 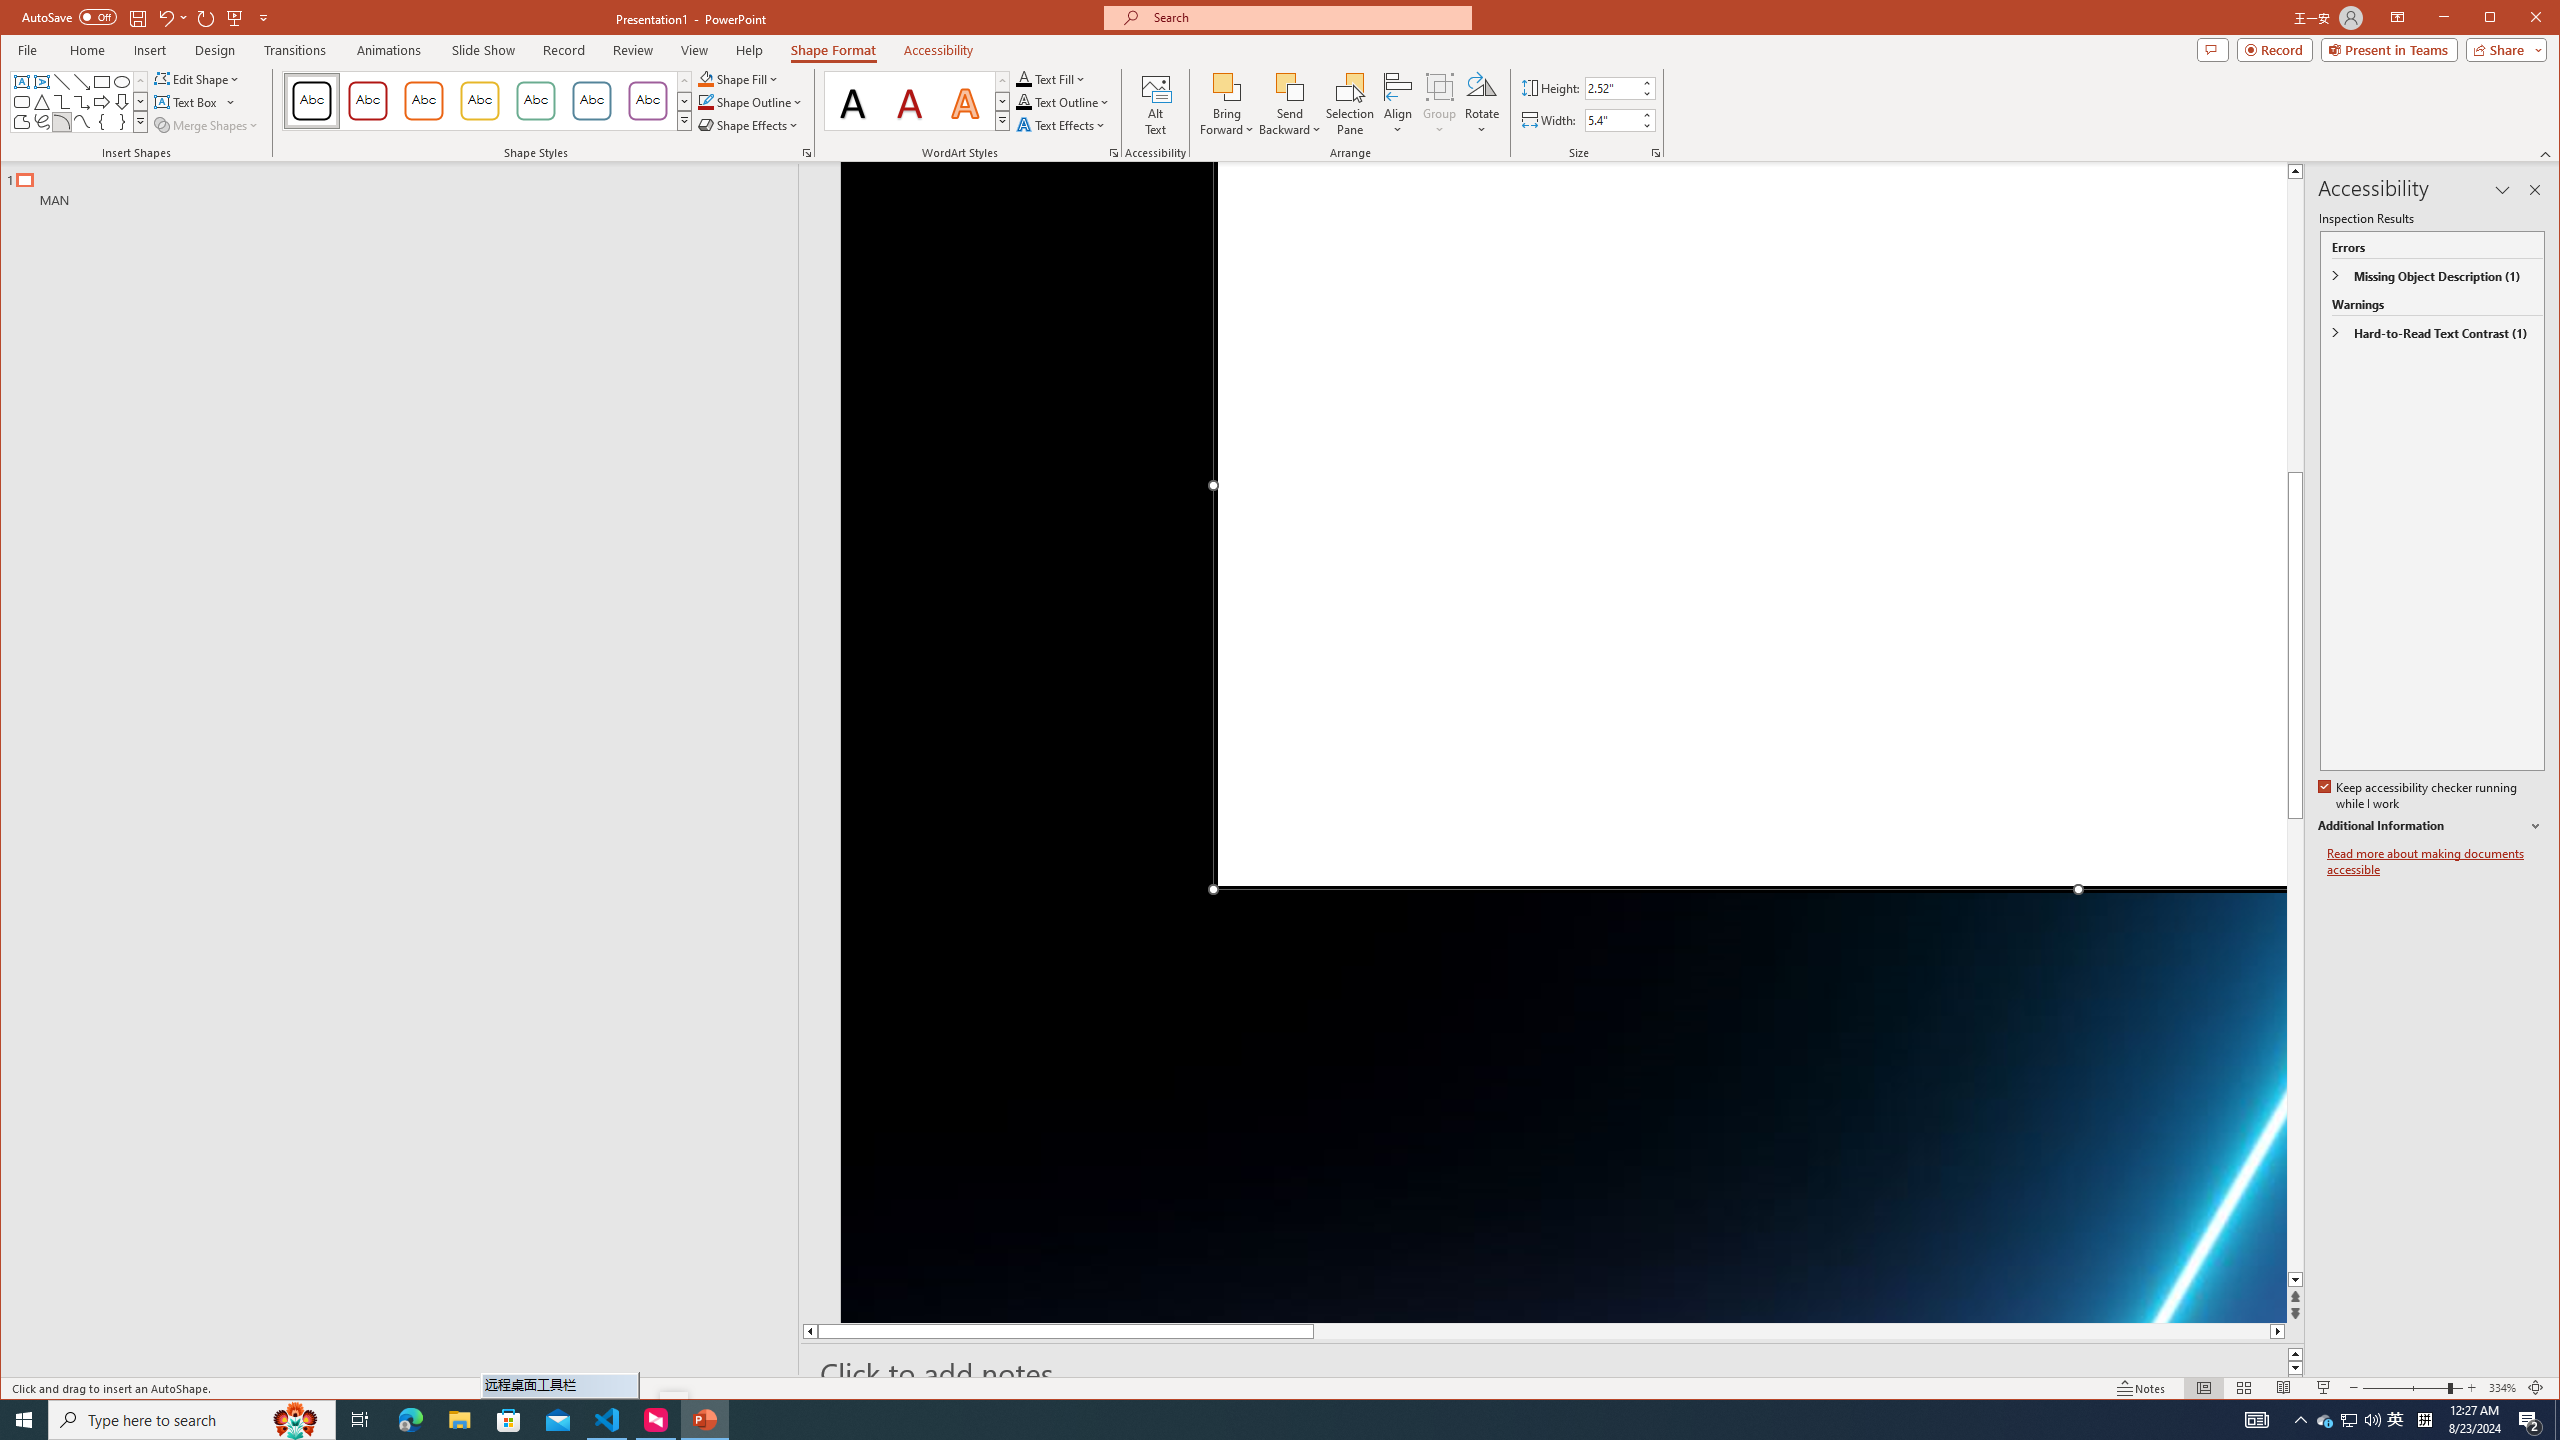 What do you see at coordinates (591, 100) in the screenshot?
I see `'Colored Outline - Blue-Gray, Accent 5'` at bounding box center [591, 100].